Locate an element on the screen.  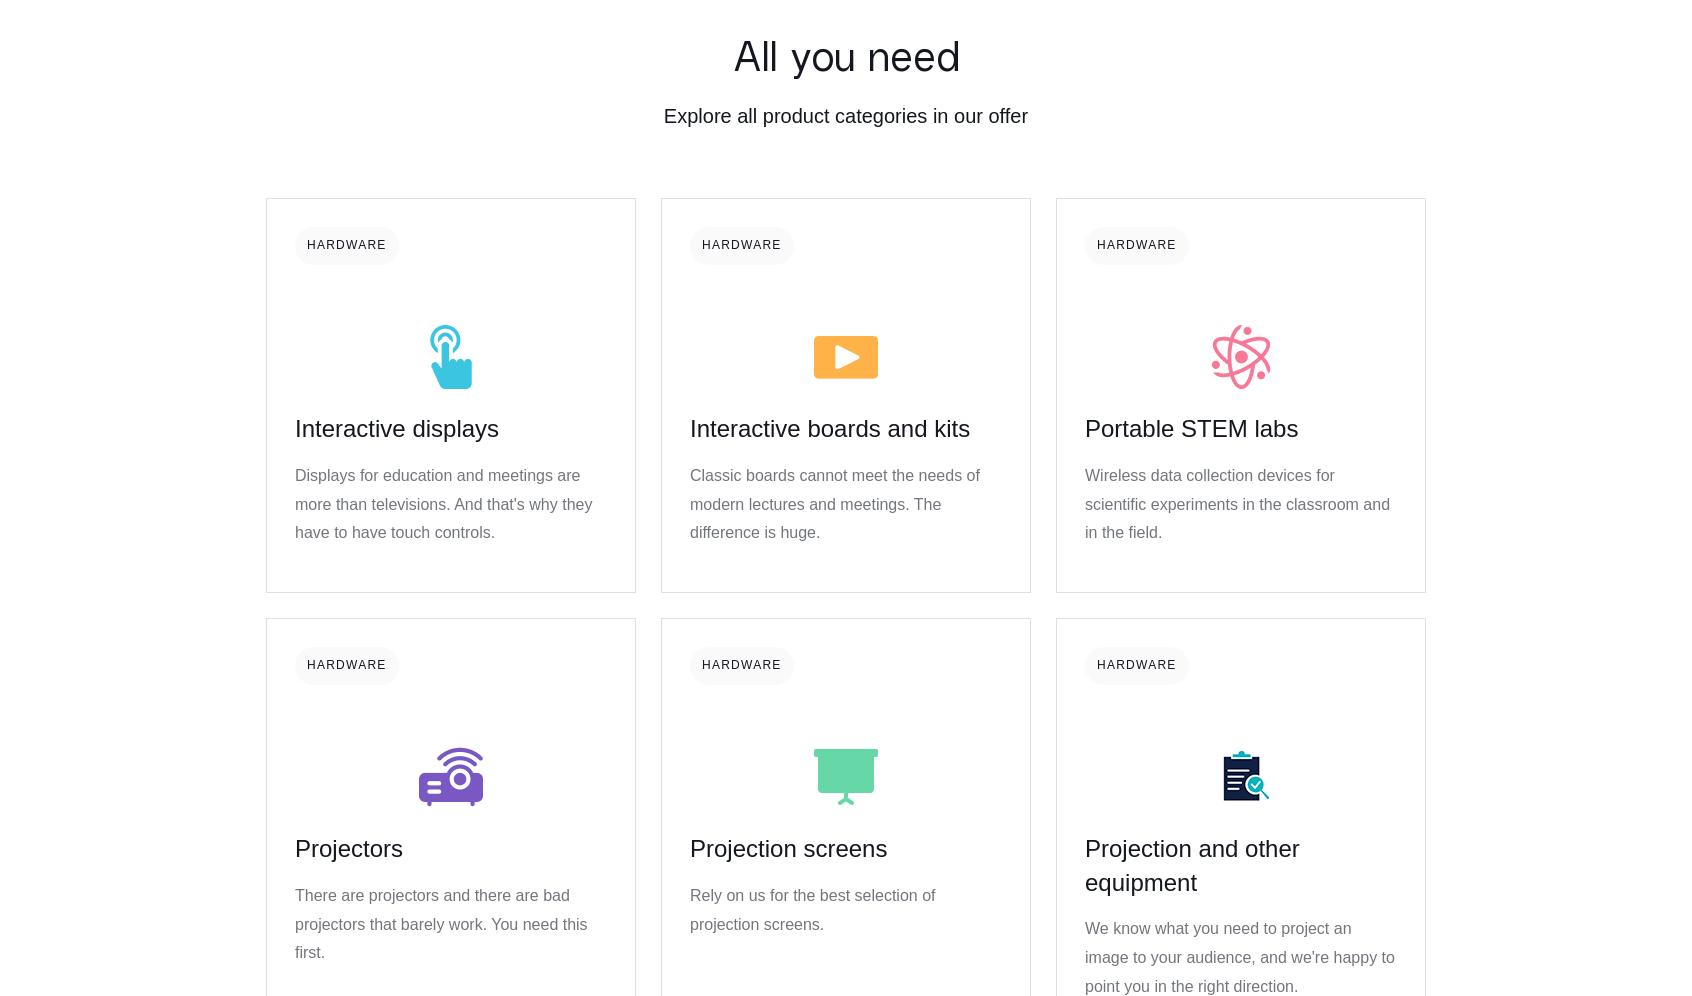
'All you need' is located at coordinates (845, 54).